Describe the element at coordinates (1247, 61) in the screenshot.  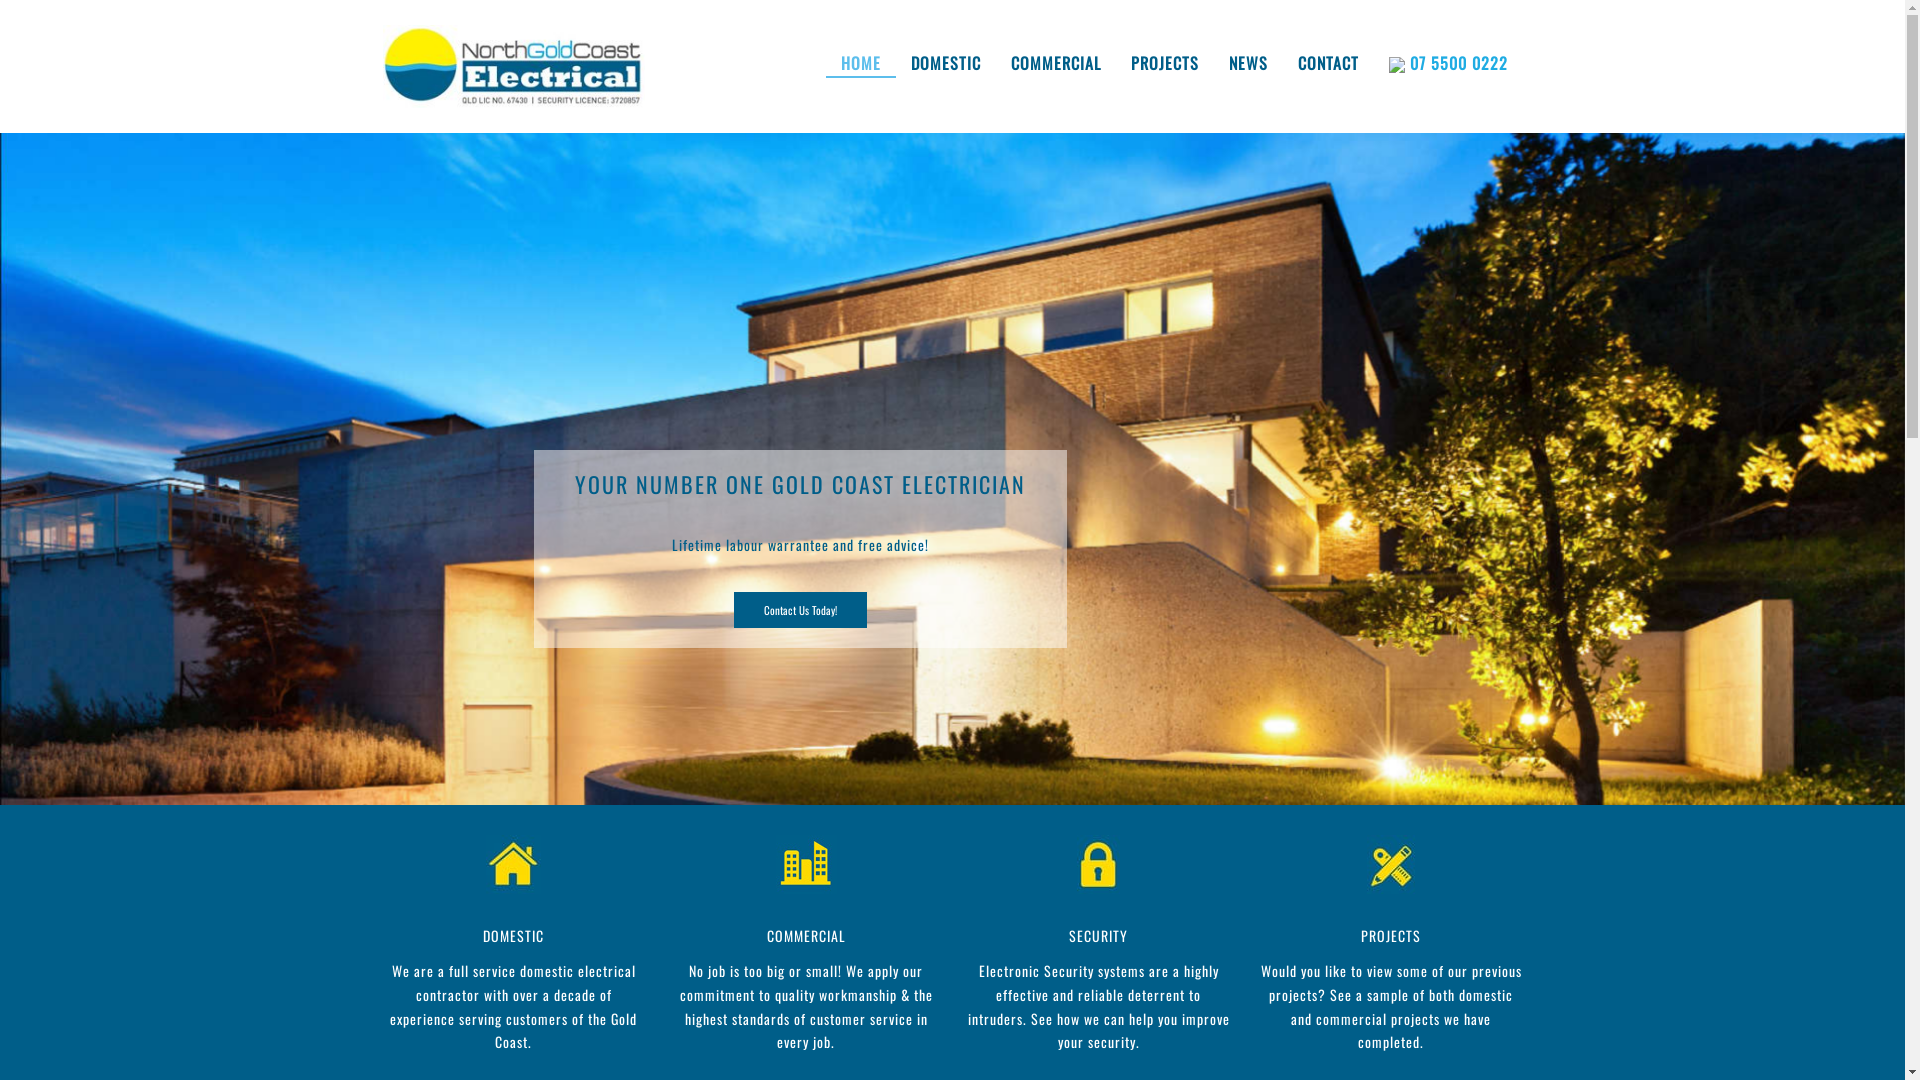
I see `'NEWS'` at that location.